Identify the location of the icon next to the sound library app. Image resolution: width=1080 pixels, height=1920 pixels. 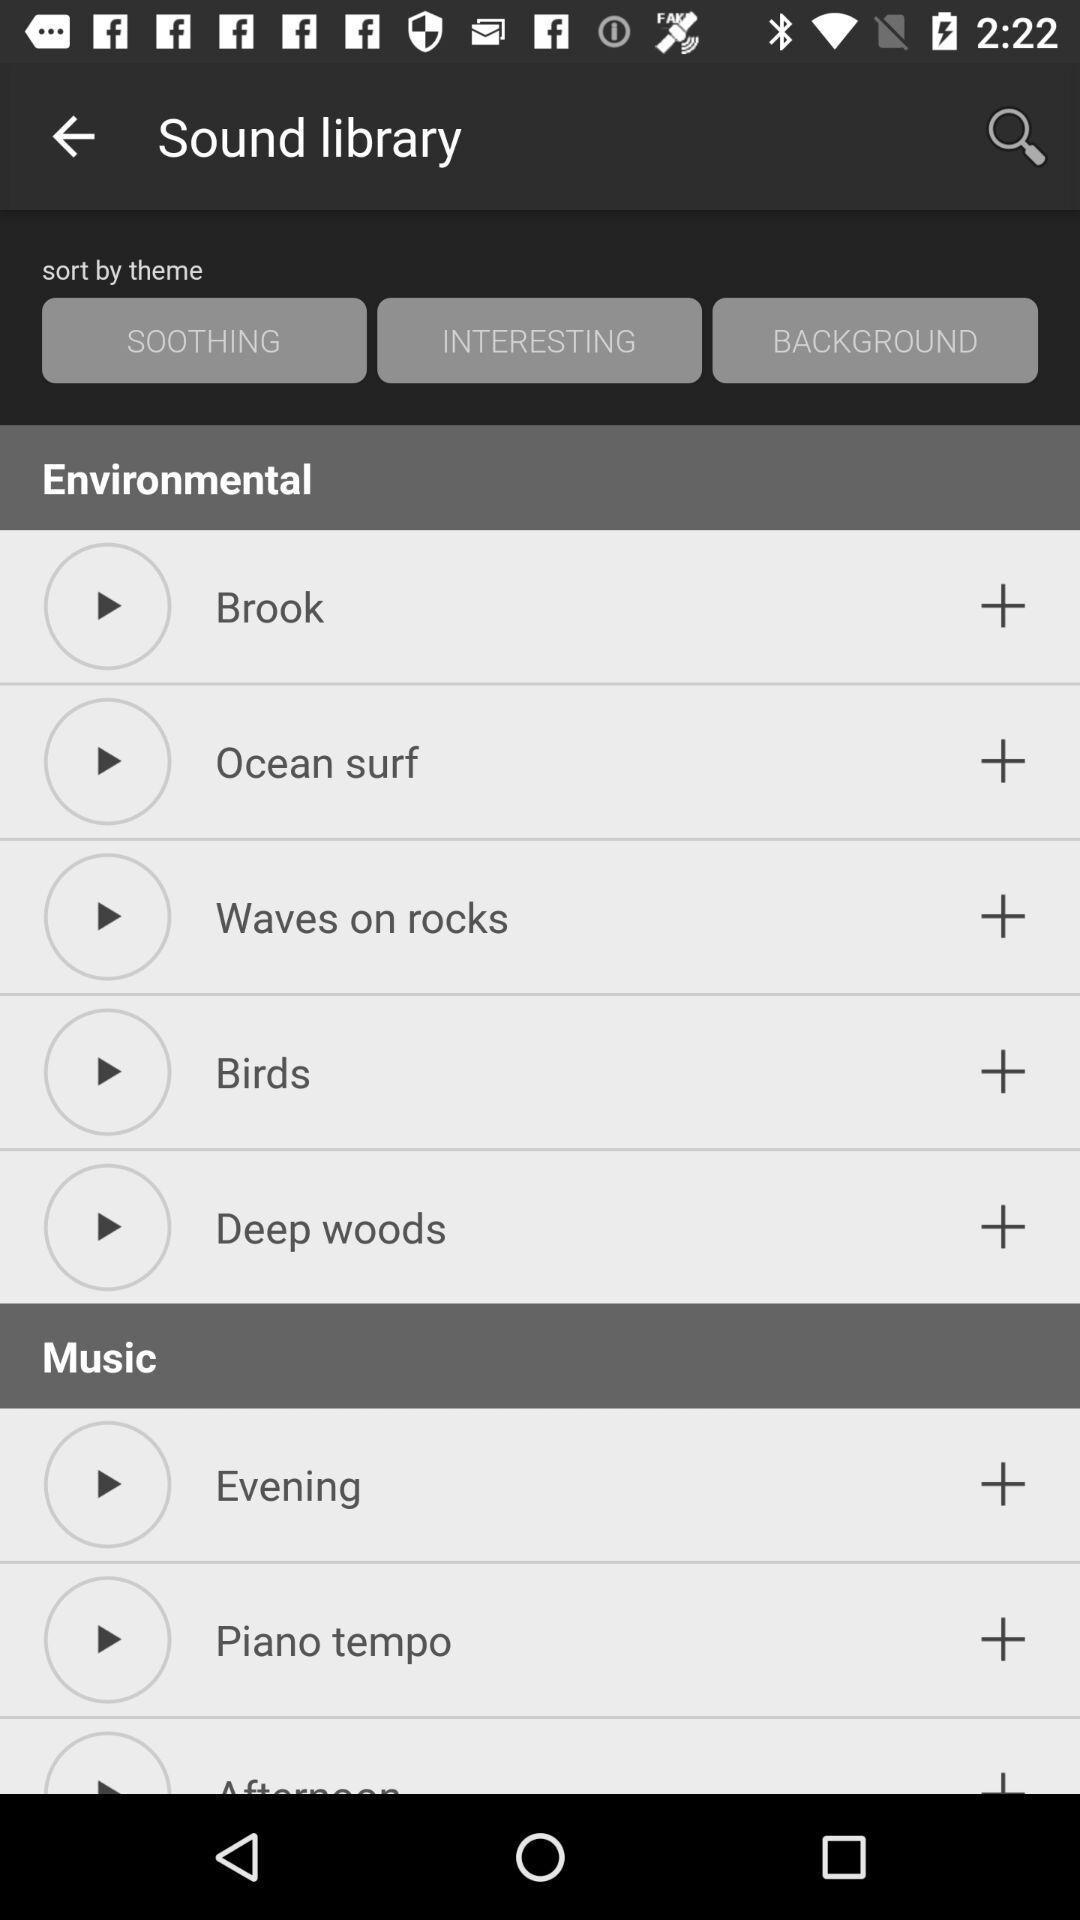
(72, 135).